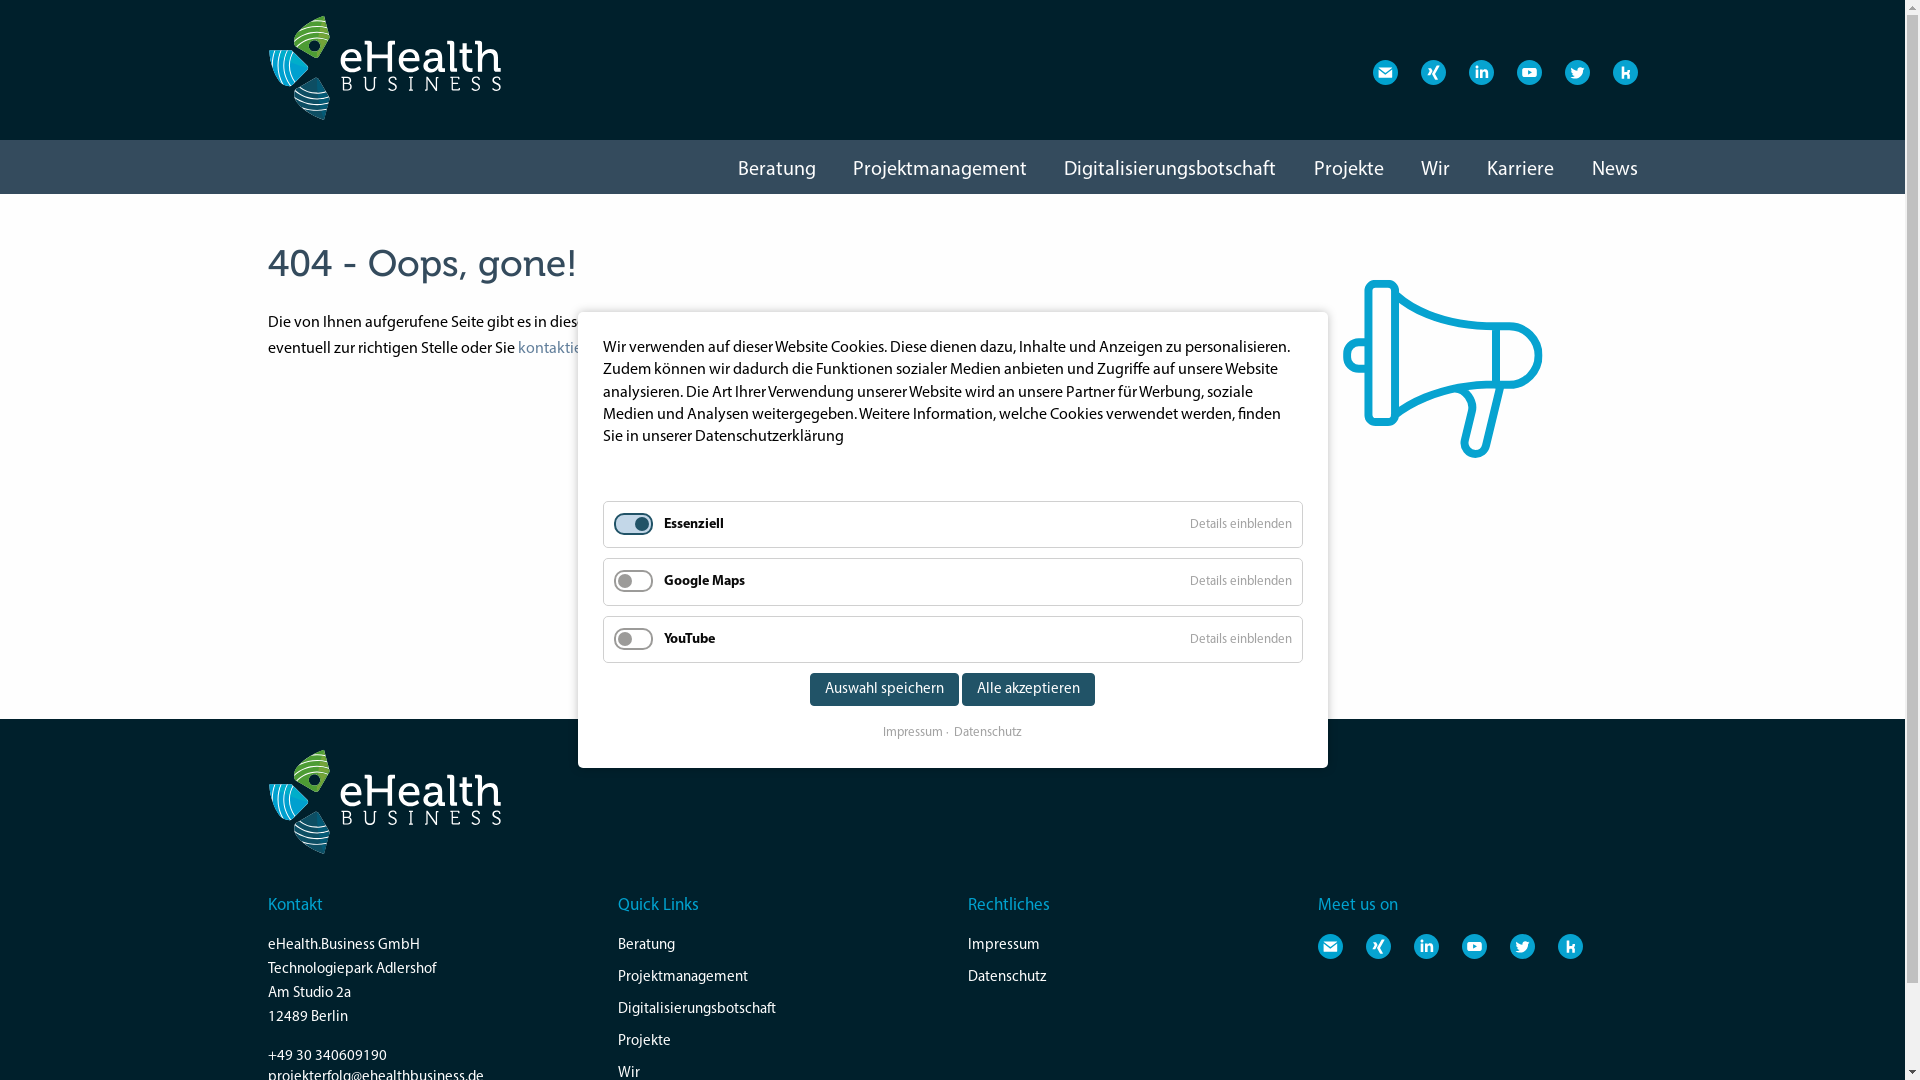 The height and width of the screenshot is (1080, 1920). I want to click on 'E-Mail an eHealth.Business', so click(1330, 945).